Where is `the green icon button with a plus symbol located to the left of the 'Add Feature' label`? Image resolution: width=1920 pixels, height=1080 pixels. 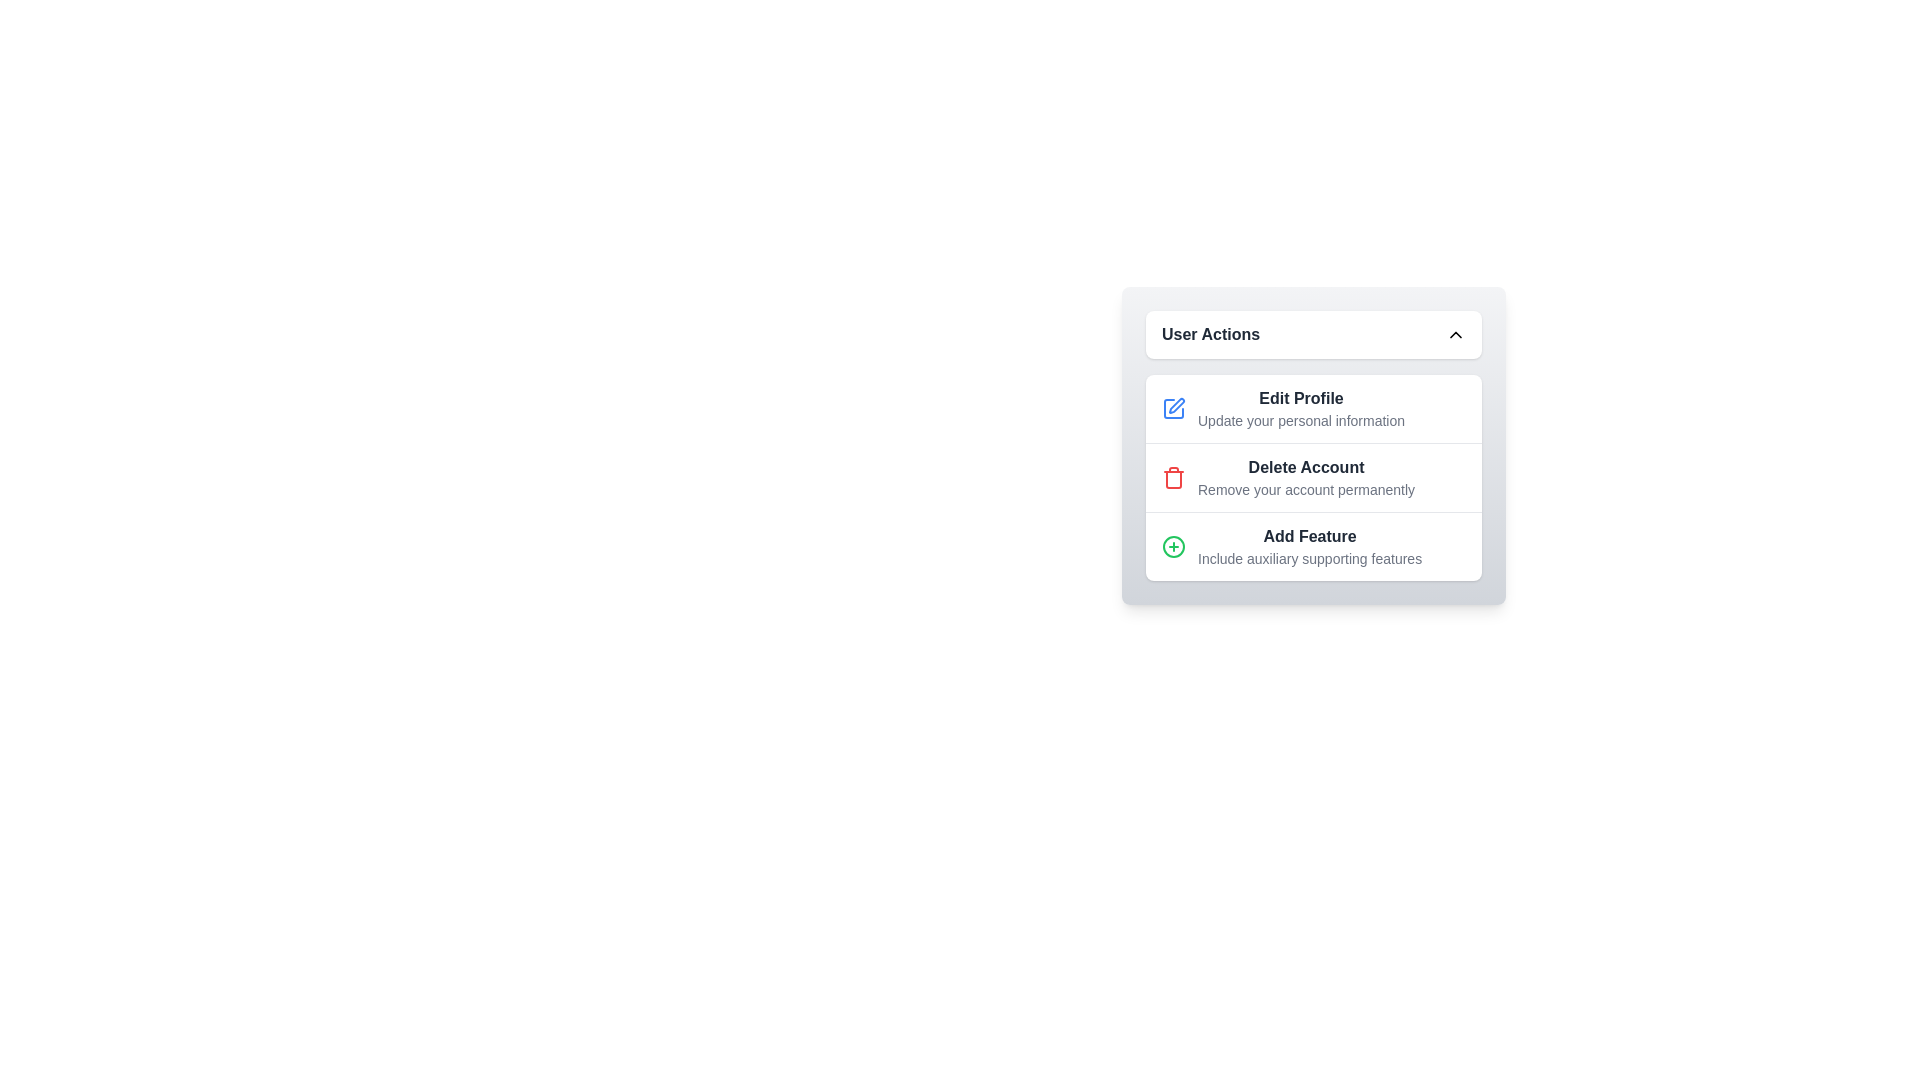
the green icon button with a plus symbol located to the left of the 'Add Feature' label is located at coordinates (1174, 547).